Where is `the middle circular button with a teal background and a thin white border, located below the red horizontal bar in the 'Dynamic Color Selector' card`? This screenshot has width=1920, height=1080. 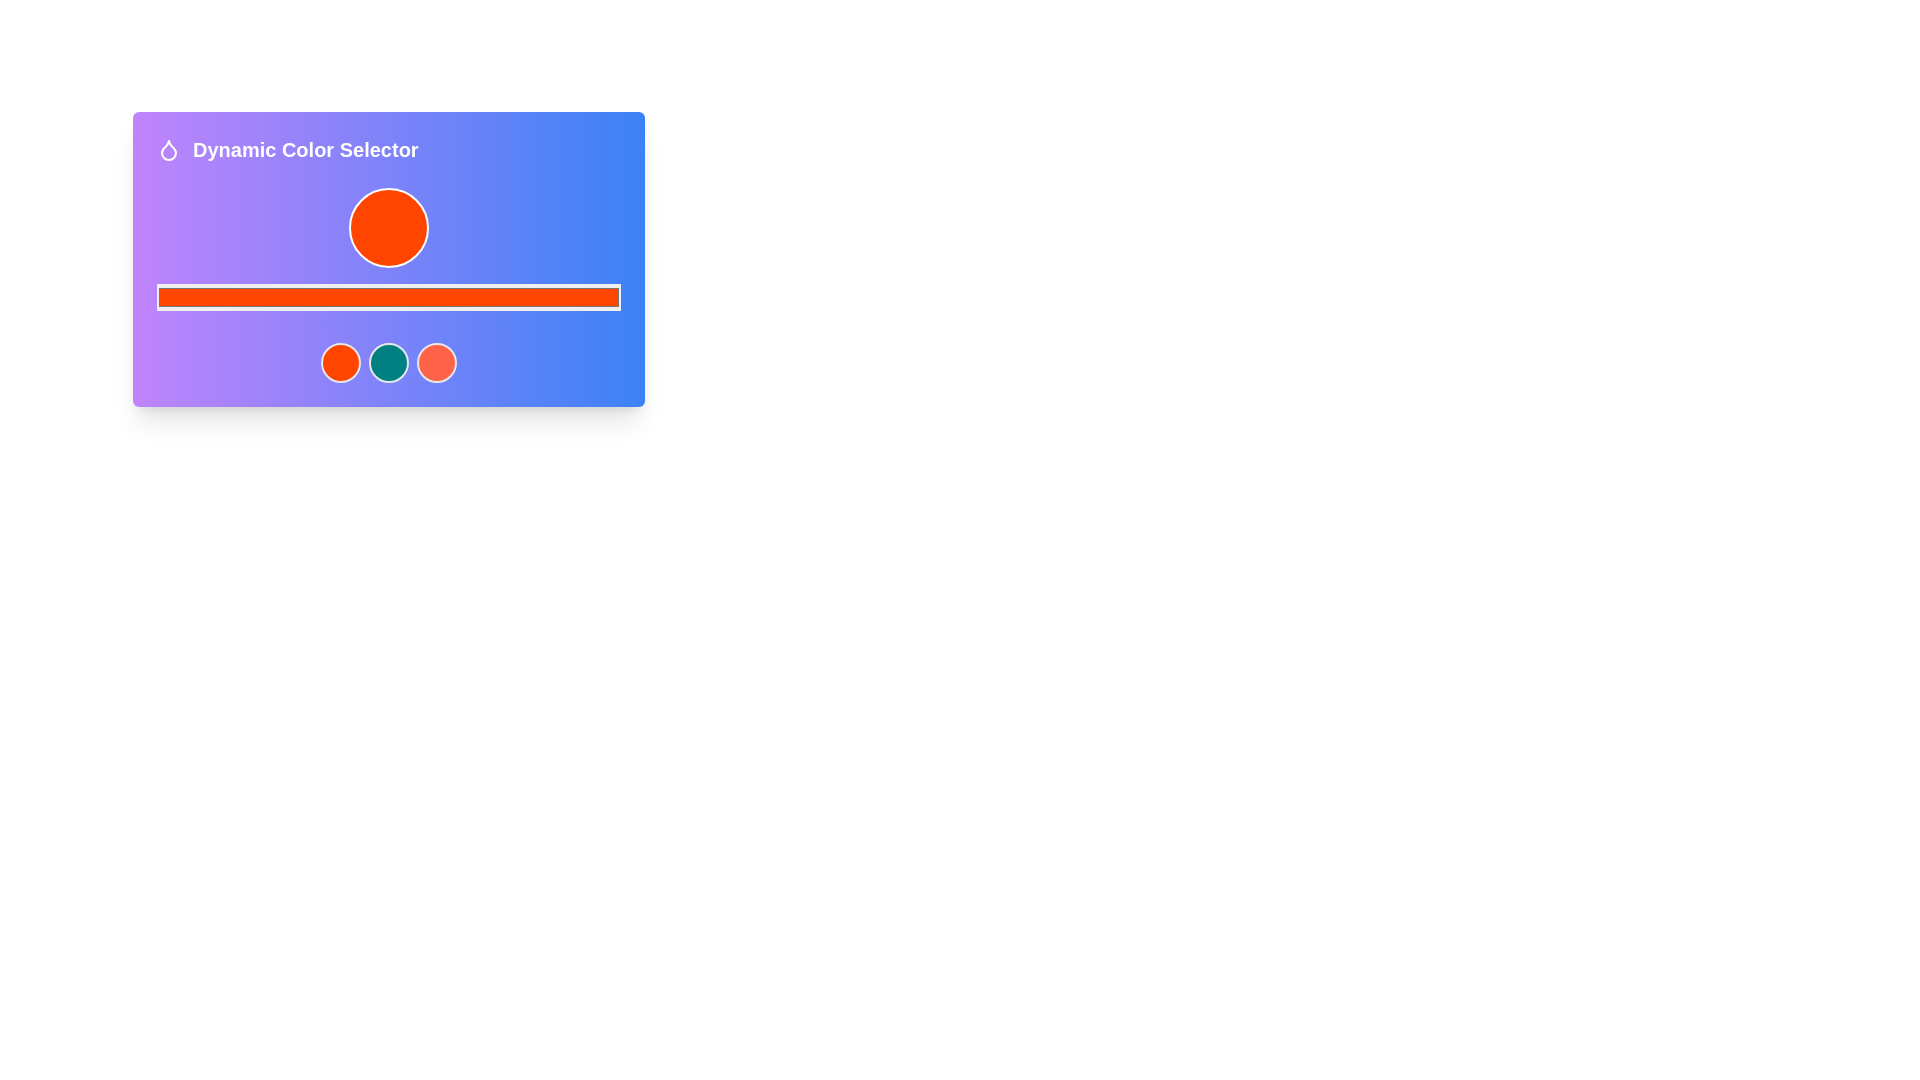 the middle circular button with a teal background and a thin white border, located below the red horizontal bar in the 'Dynamic Color Selector' card is located at coordinates (388, 362).